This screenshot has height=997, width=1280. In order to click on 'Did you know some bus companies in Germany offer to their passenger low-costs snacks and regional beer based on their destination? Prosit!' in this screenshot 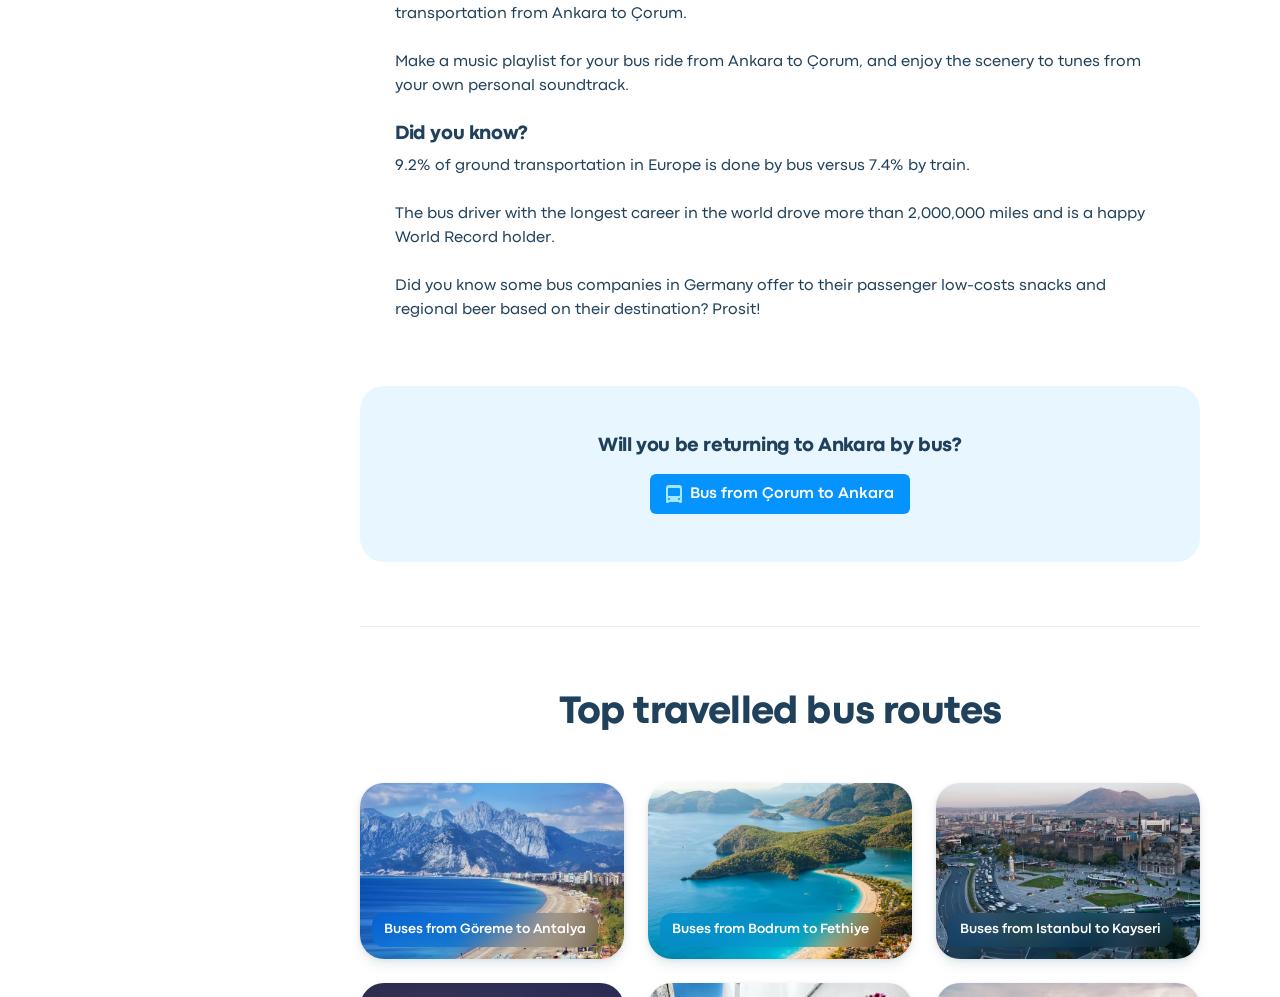, I will do `click(393, 297)`.